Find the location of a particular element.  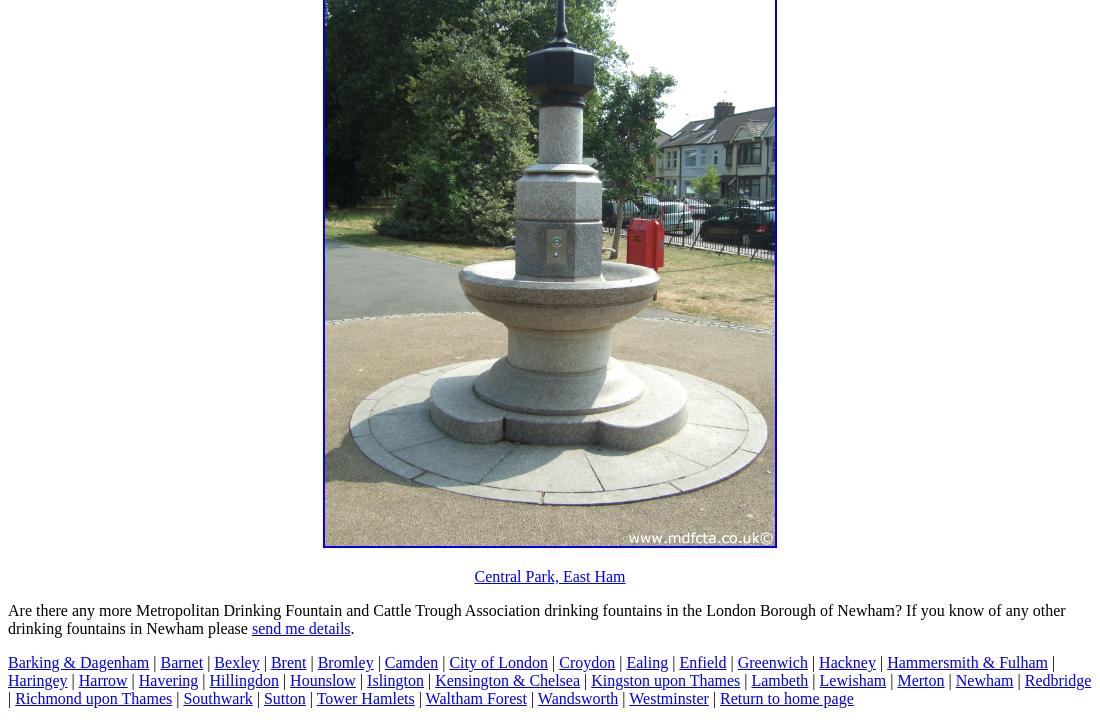

'City of London' is located at coordinates (498, 660).